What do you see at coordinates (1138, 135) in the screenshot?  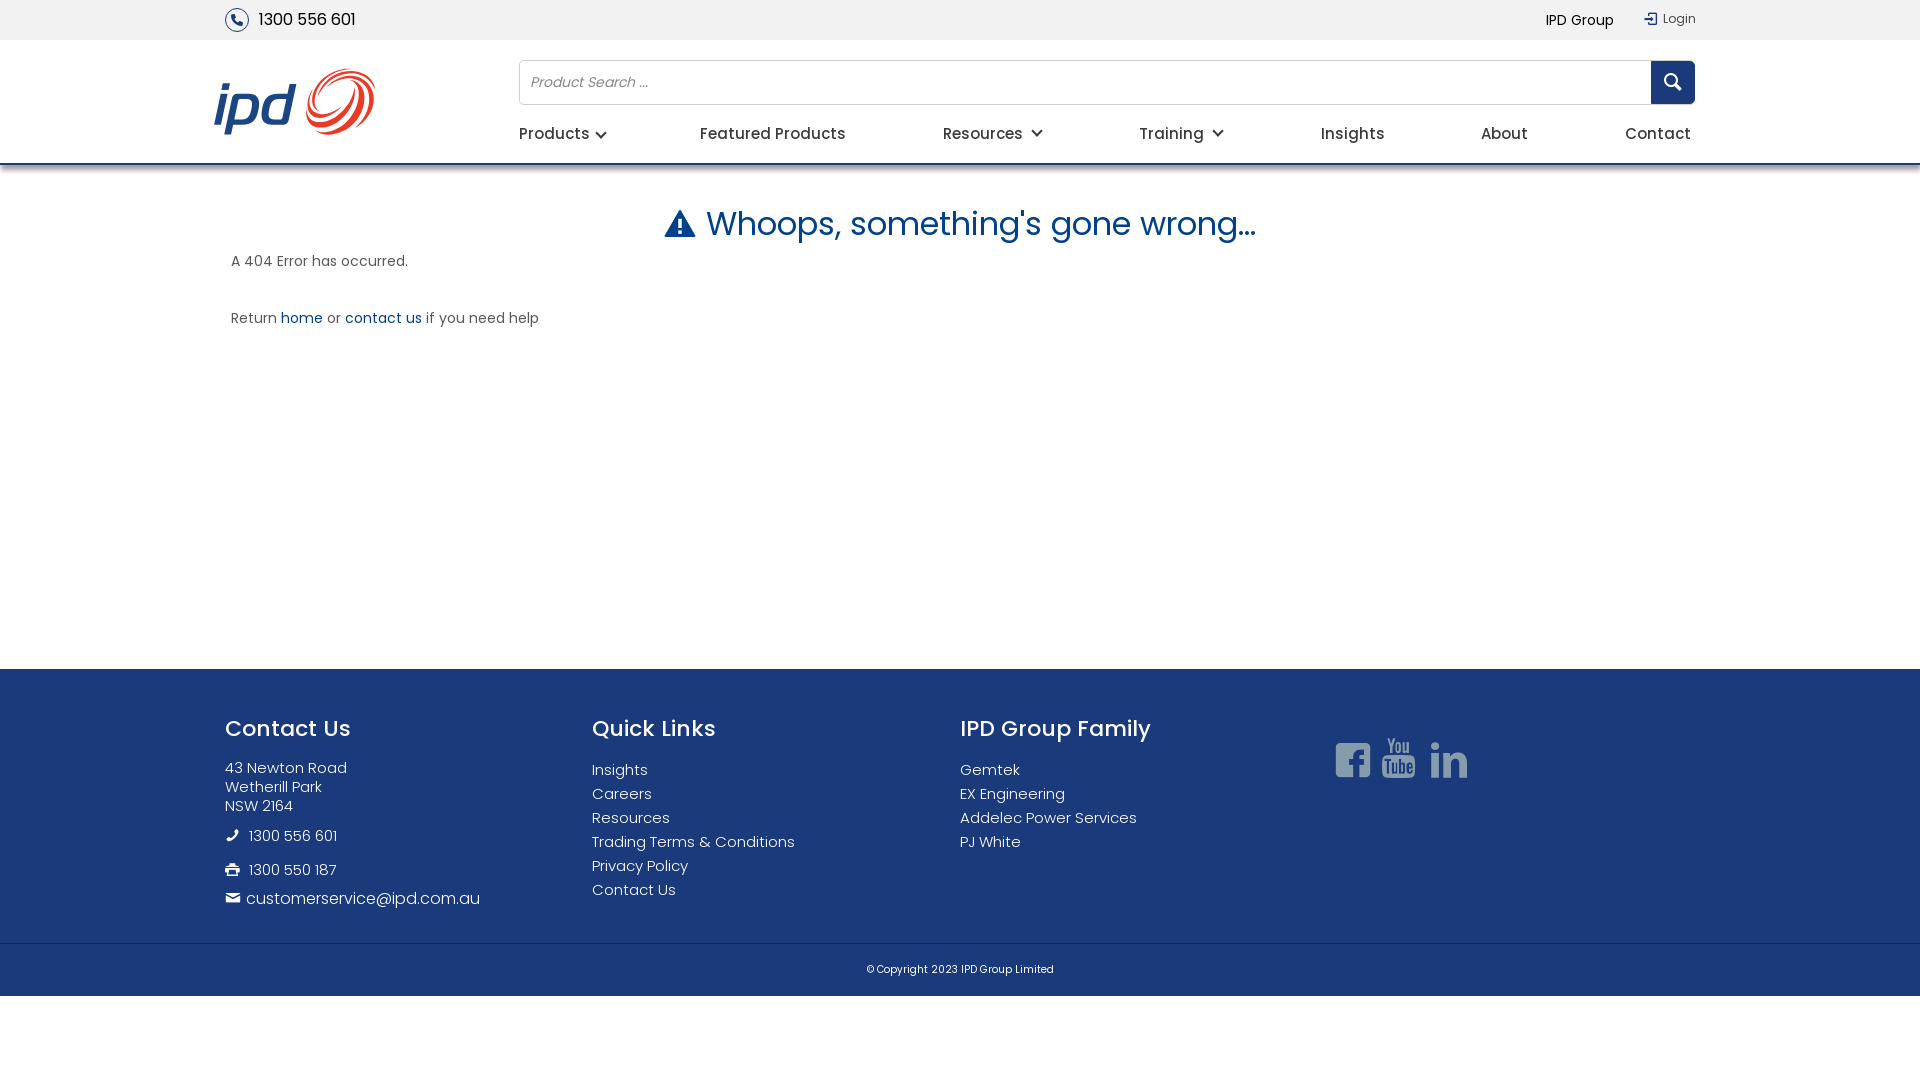 I see `'Training'` at bounding box center [1138, 135].